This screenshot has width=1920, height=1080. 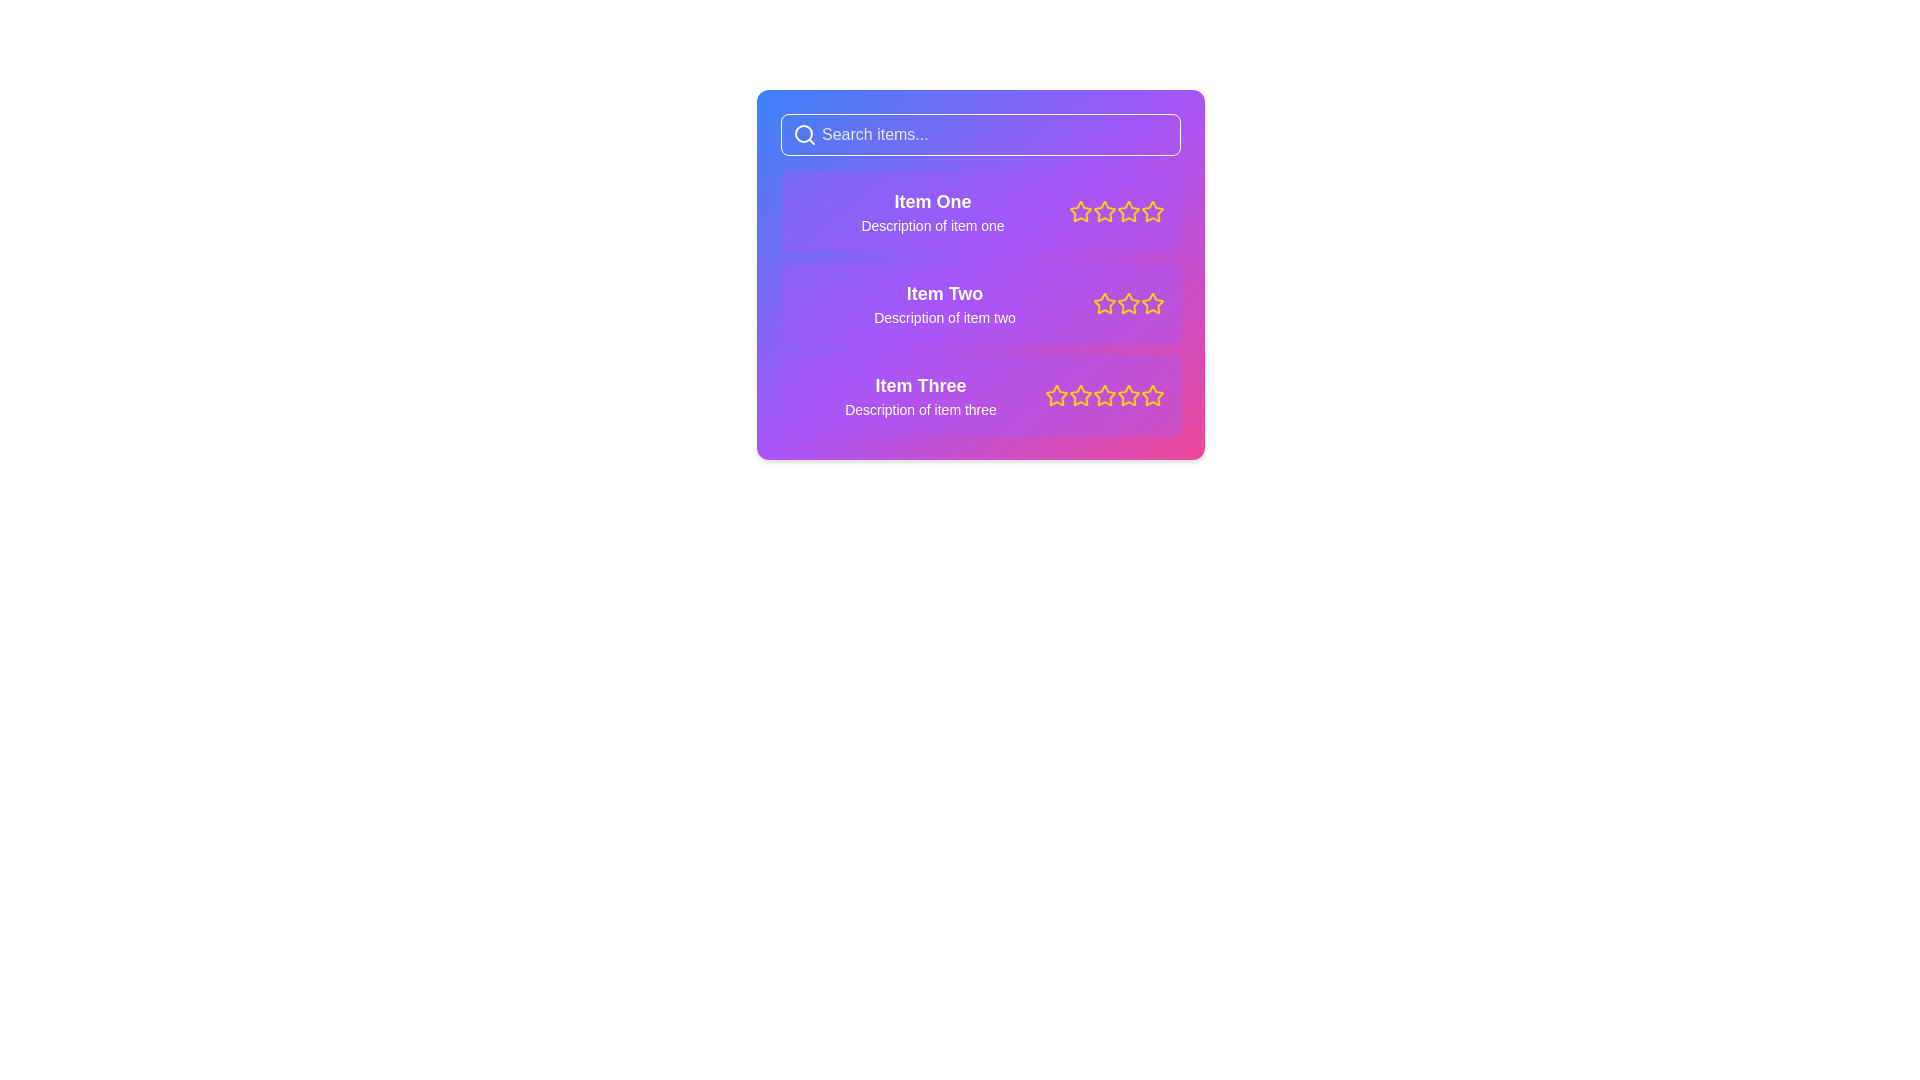 I want to click on the second star in the rating component to indicate a two-star rating for 'Item Two', so click(x=1128, y=304).